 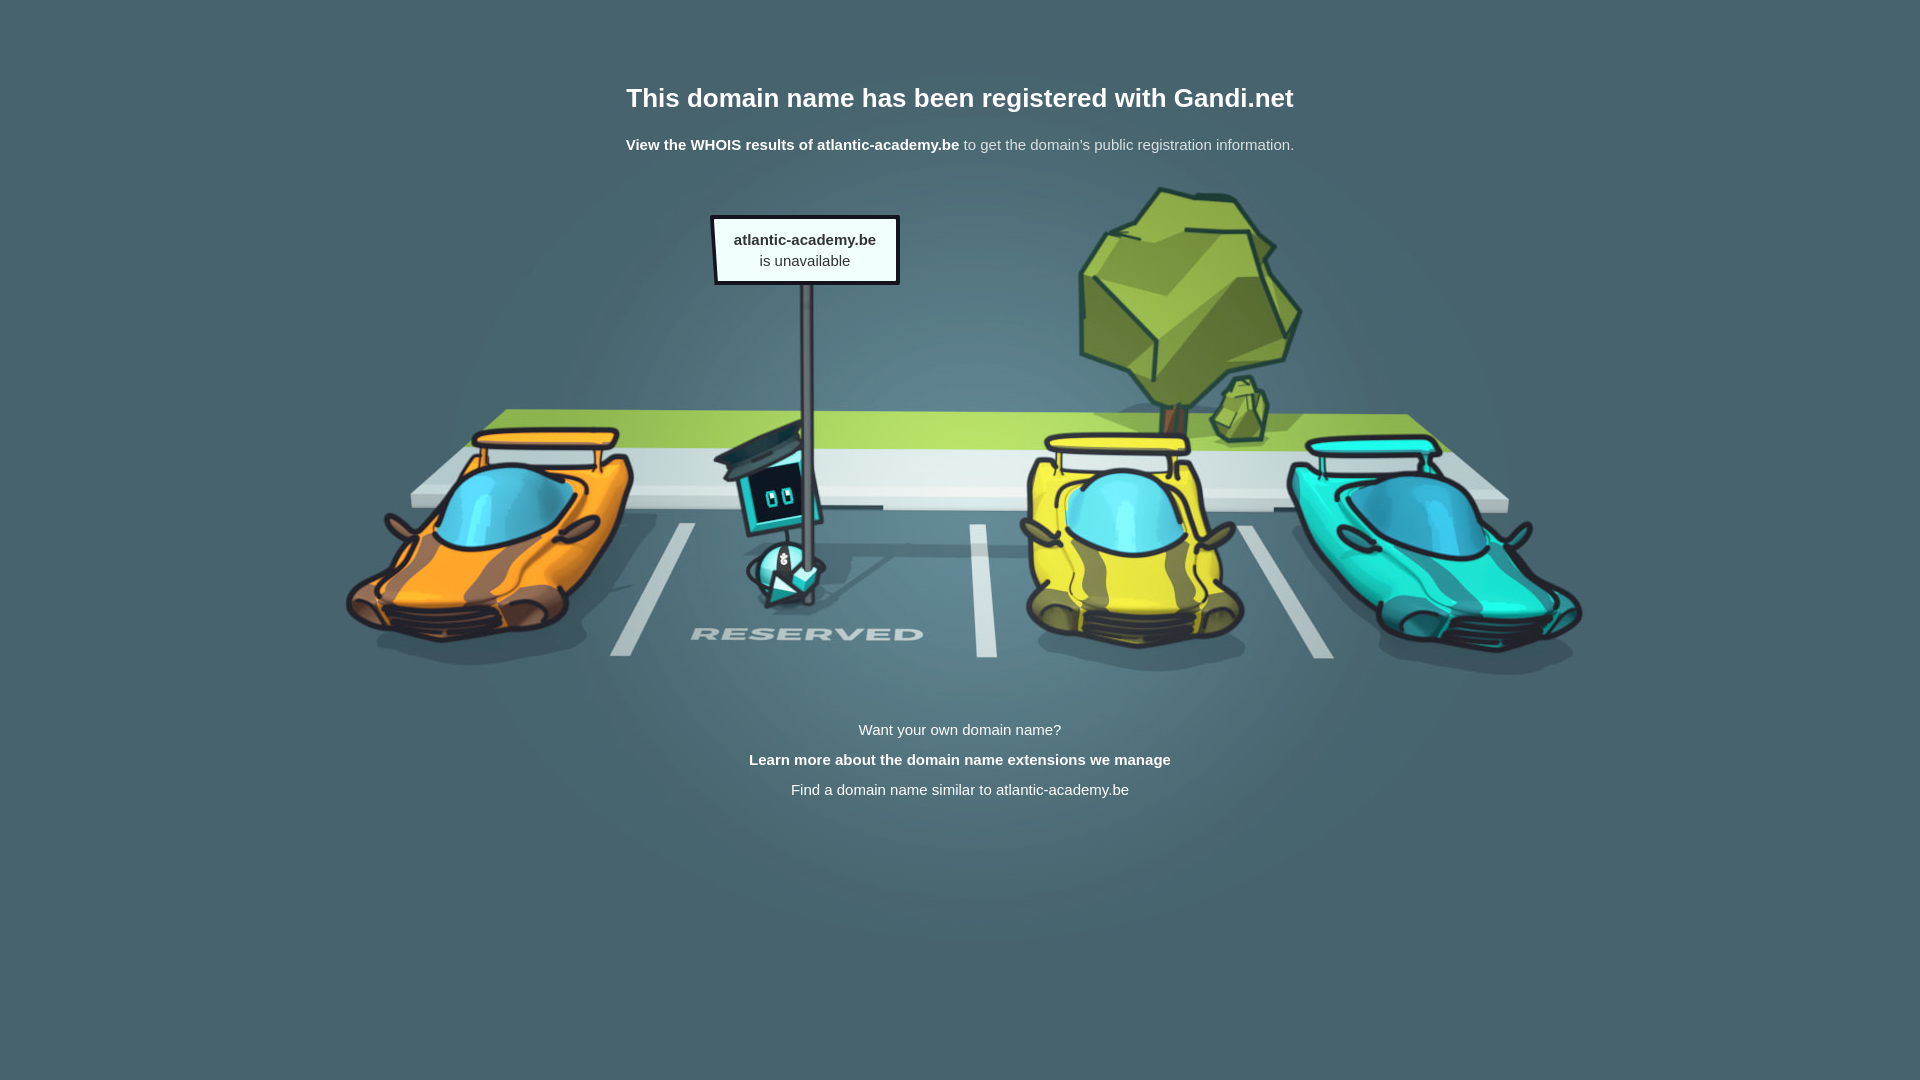 I want to click on 'Learn more about the domain name extensions we manage', so click(x=960, y=759).